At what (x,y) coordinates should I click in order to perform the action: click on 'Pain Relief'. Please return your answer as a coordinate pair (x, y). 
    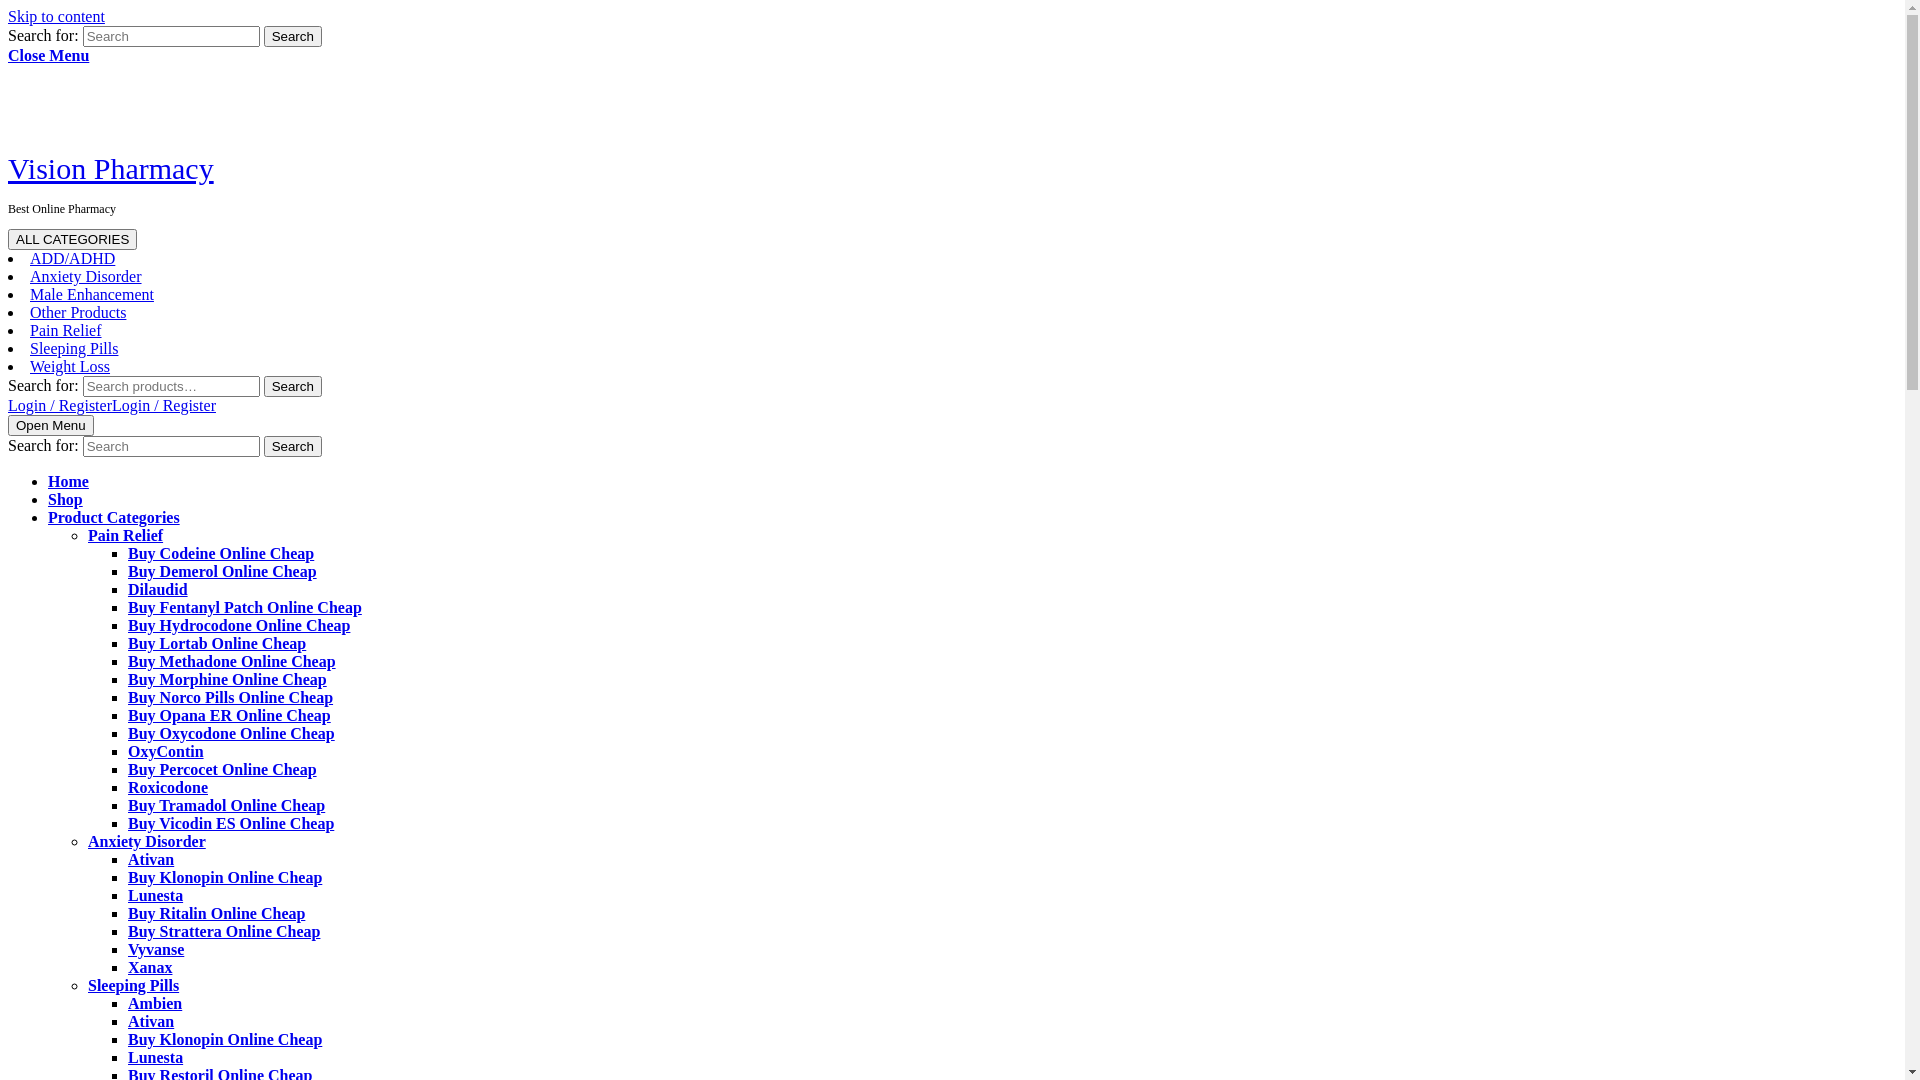
    Looking at the image, I should click on (66, 329).